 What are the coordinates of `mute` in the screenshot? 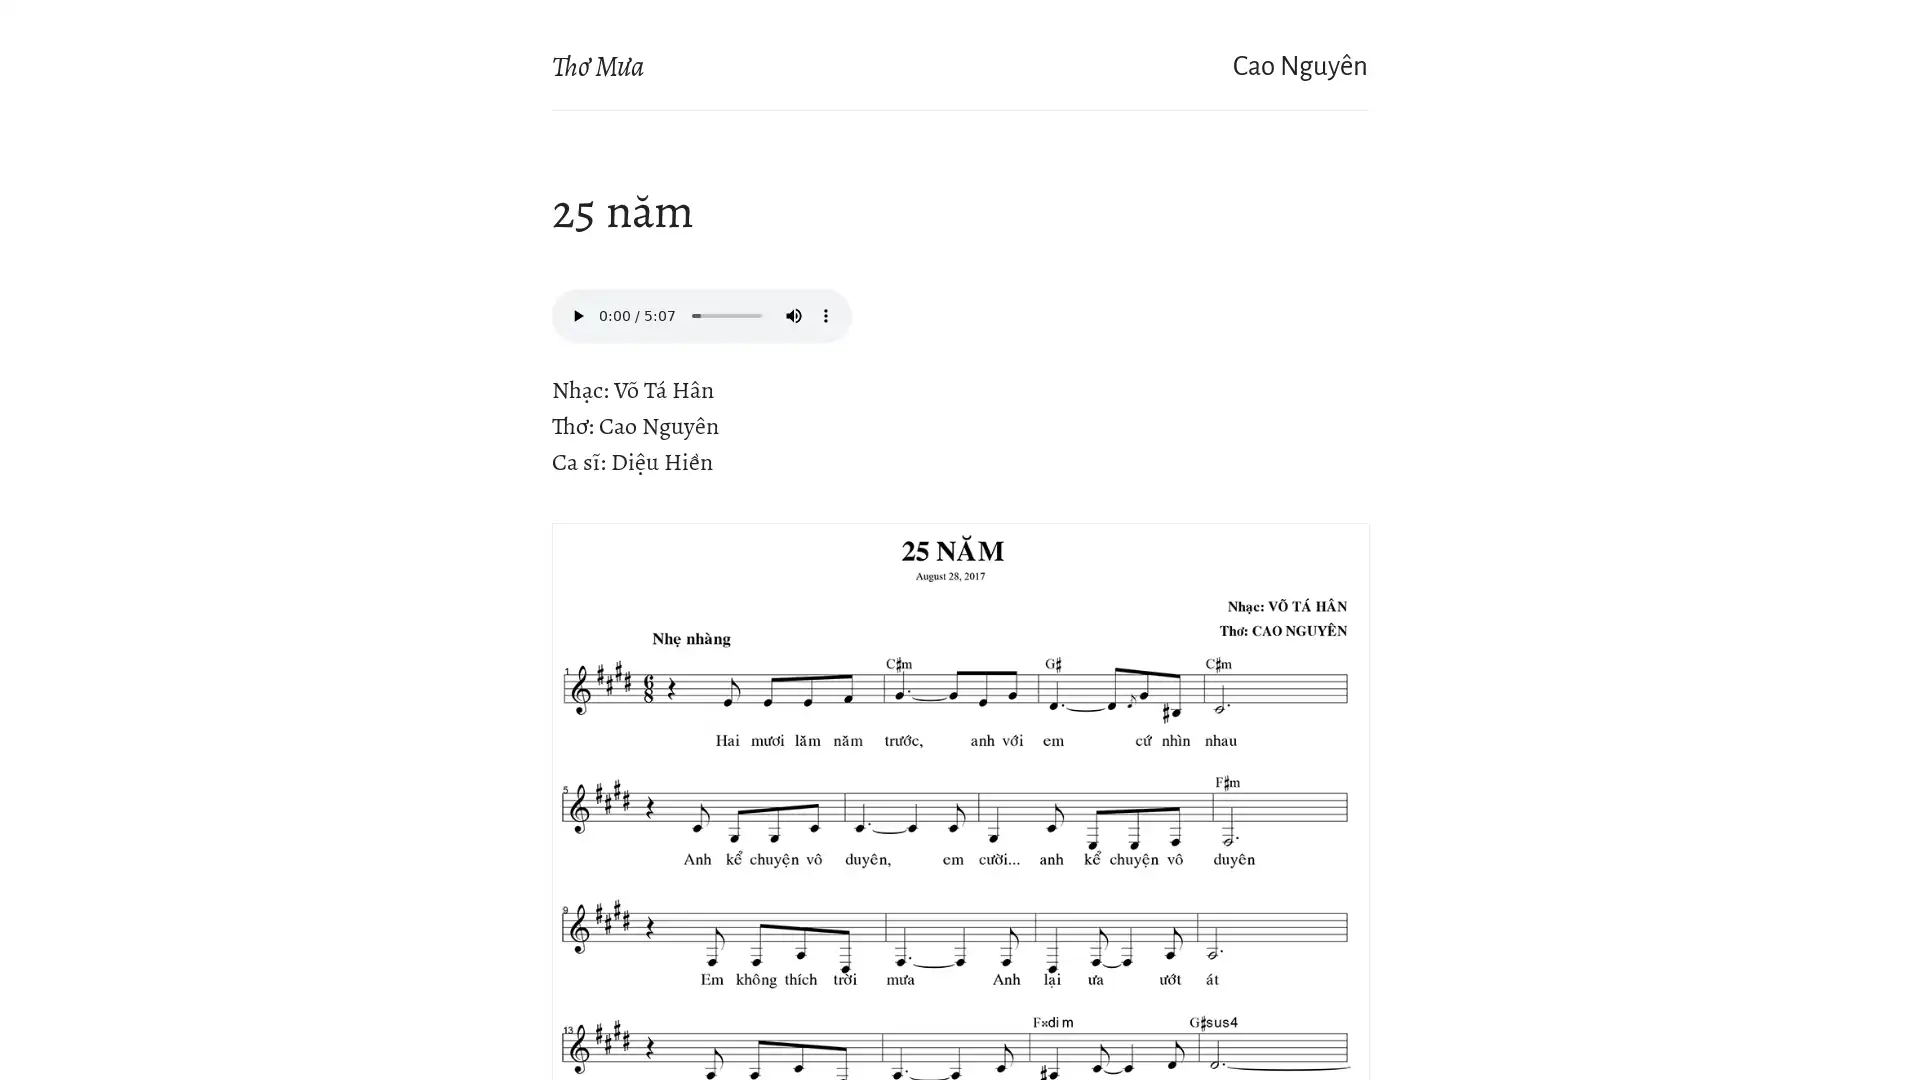 It's located at (792, 315).